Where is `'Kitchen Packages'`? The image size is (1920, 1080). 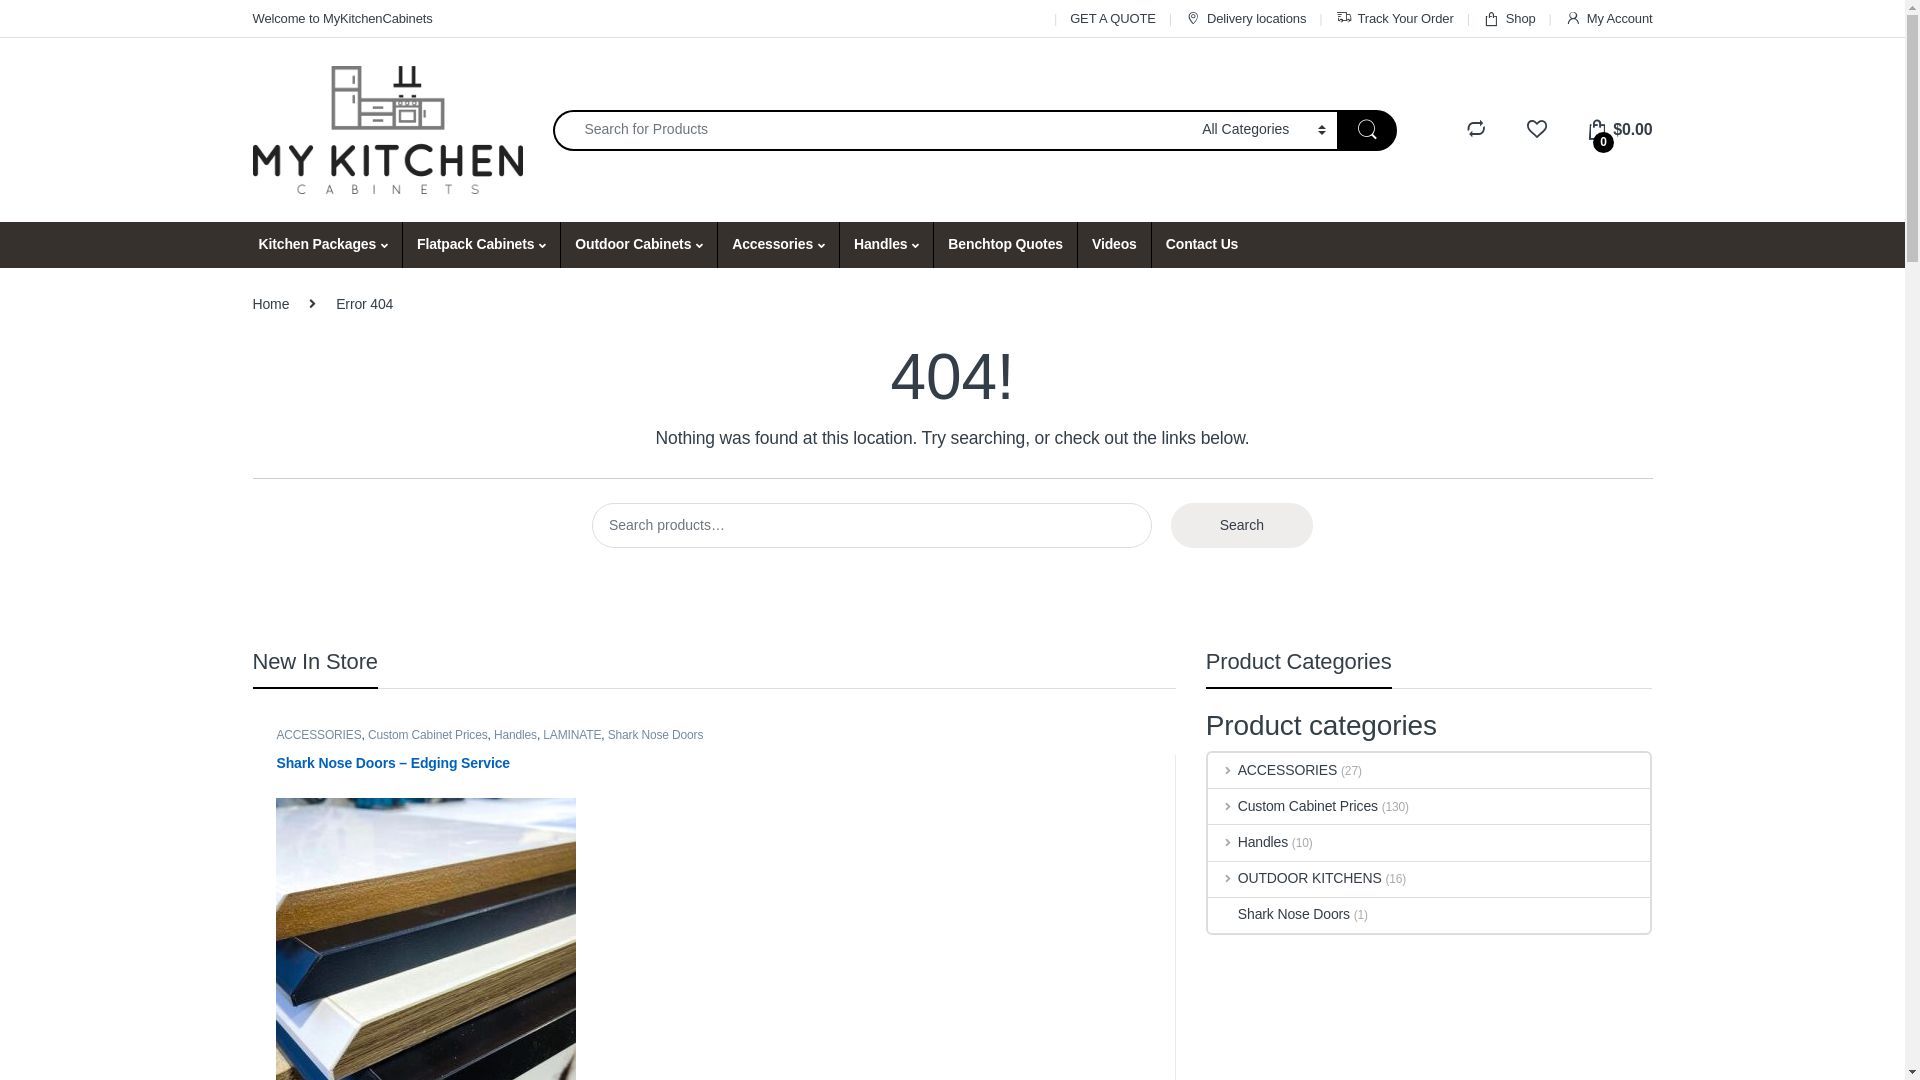
'Kitchen Packages' is located at coordinates (322, 244).